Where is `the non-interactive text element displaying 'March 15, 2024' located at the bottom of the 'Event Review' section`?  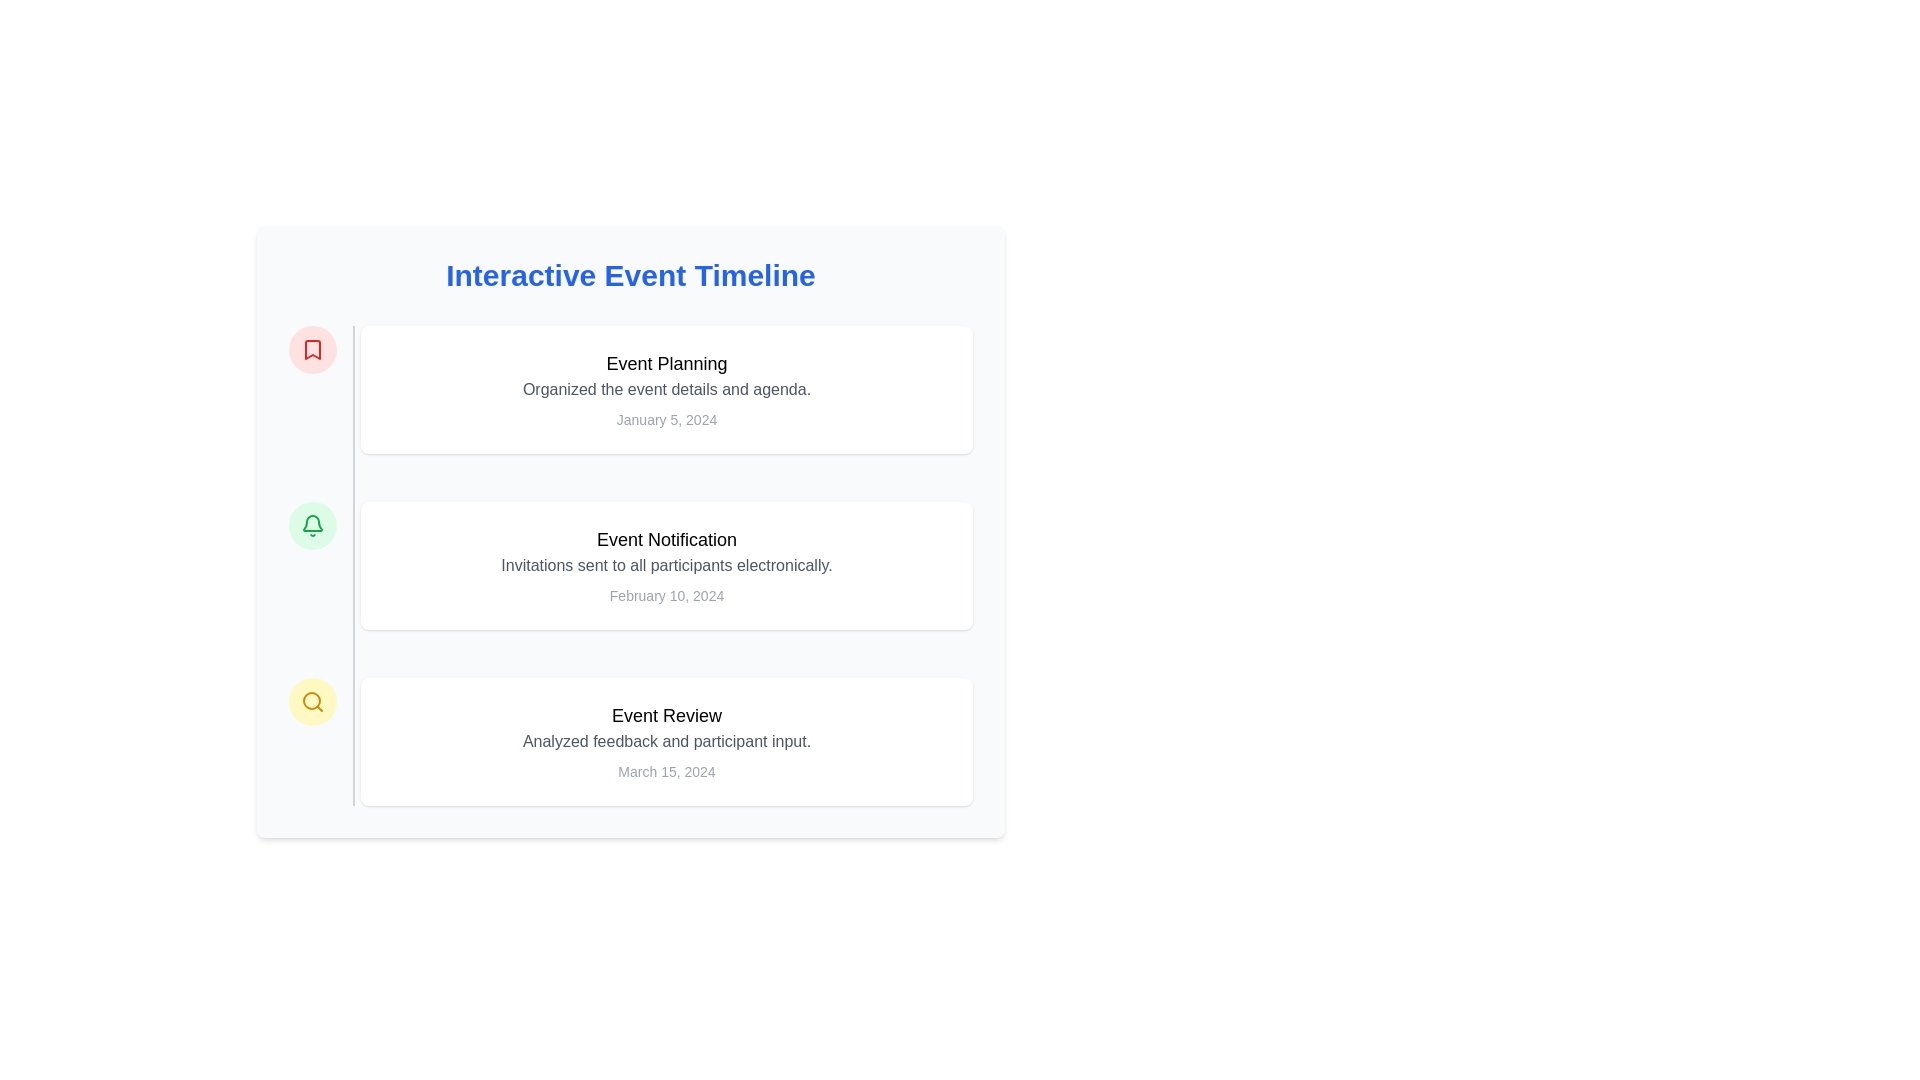
the non-interactive text element displaying 'March 15, 2024' located at the bottom of the 'Event Review' section is located at coordinates (667, 770).